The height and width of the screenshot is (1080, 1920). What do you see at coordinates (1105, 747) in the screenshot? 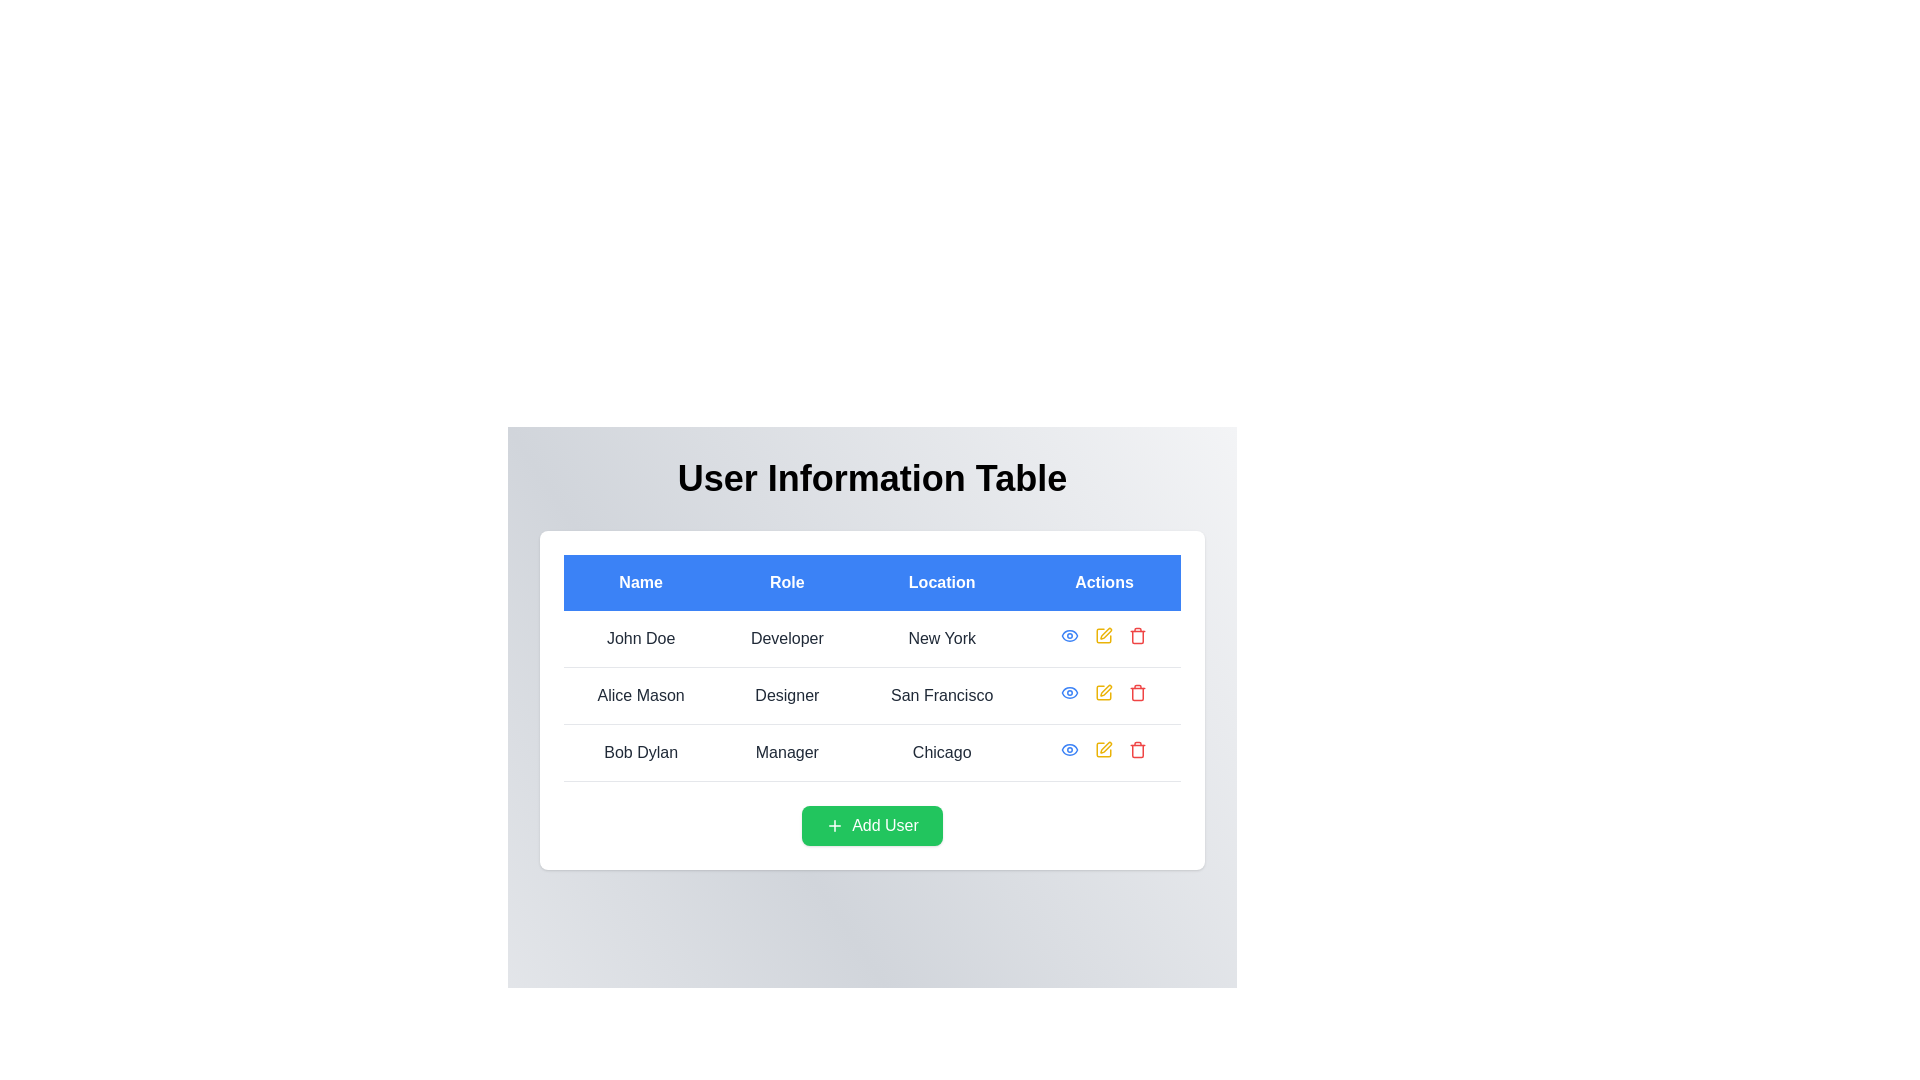
I see `the edit icon button located under the 'Actions' column of the last row in the table for 'Bob Dylan' to initiate the editing function` at bounding box center [1105, 747].